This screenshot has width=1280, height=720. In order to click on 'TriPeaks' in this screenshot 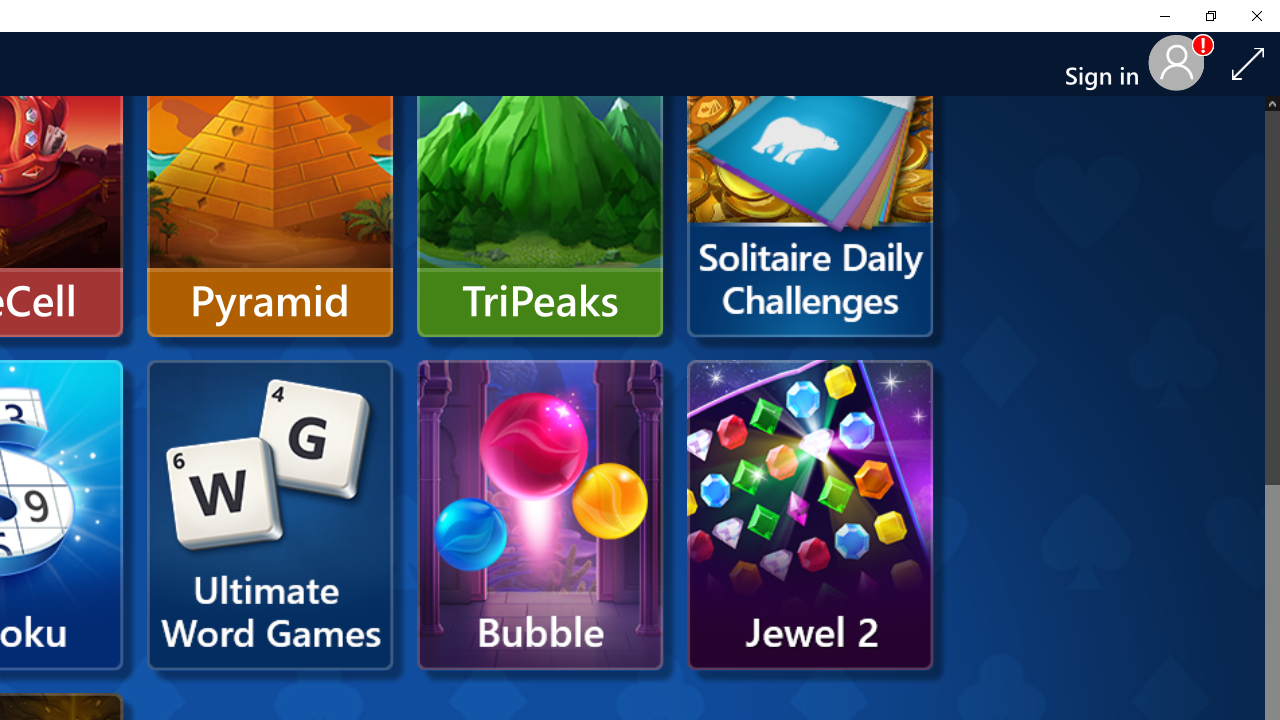, I will do `click(540, 182)`.